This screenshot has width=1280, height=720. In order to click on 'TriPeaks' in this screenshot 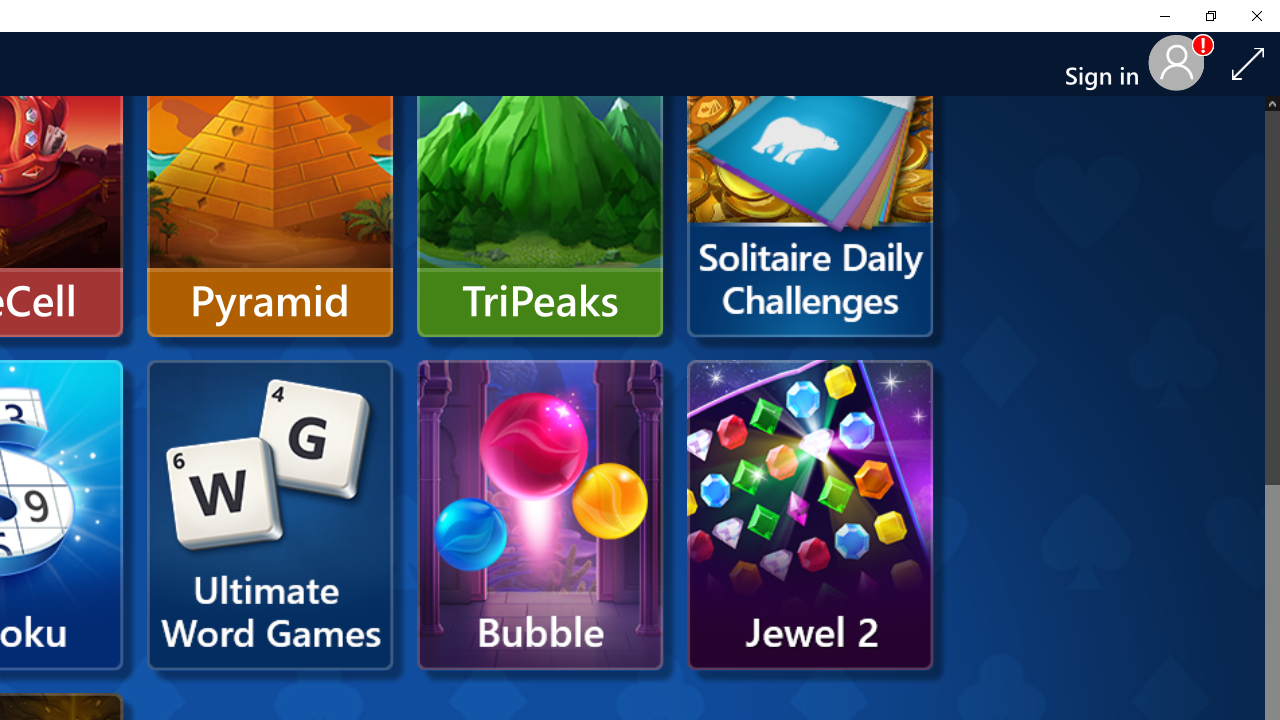, I will do `click(540, 182)`.